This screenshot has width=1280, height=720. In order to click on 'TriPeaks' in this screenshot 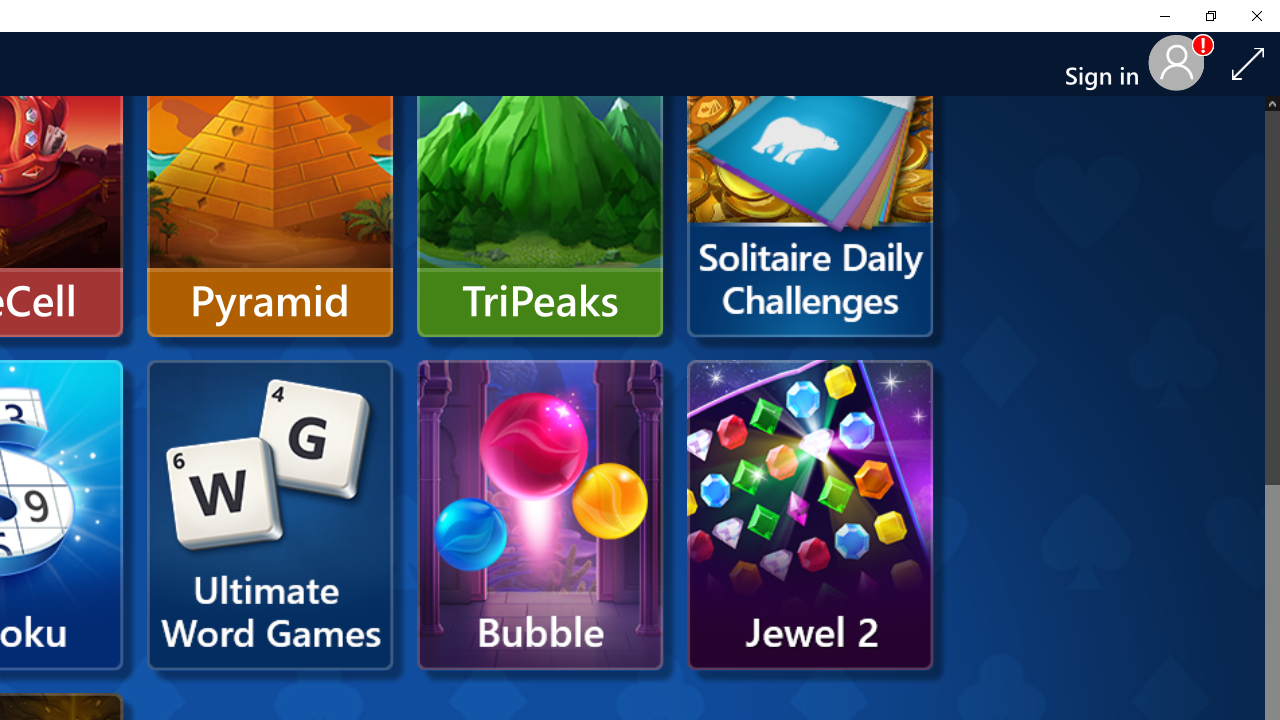, I will do `click(540, 182)`.